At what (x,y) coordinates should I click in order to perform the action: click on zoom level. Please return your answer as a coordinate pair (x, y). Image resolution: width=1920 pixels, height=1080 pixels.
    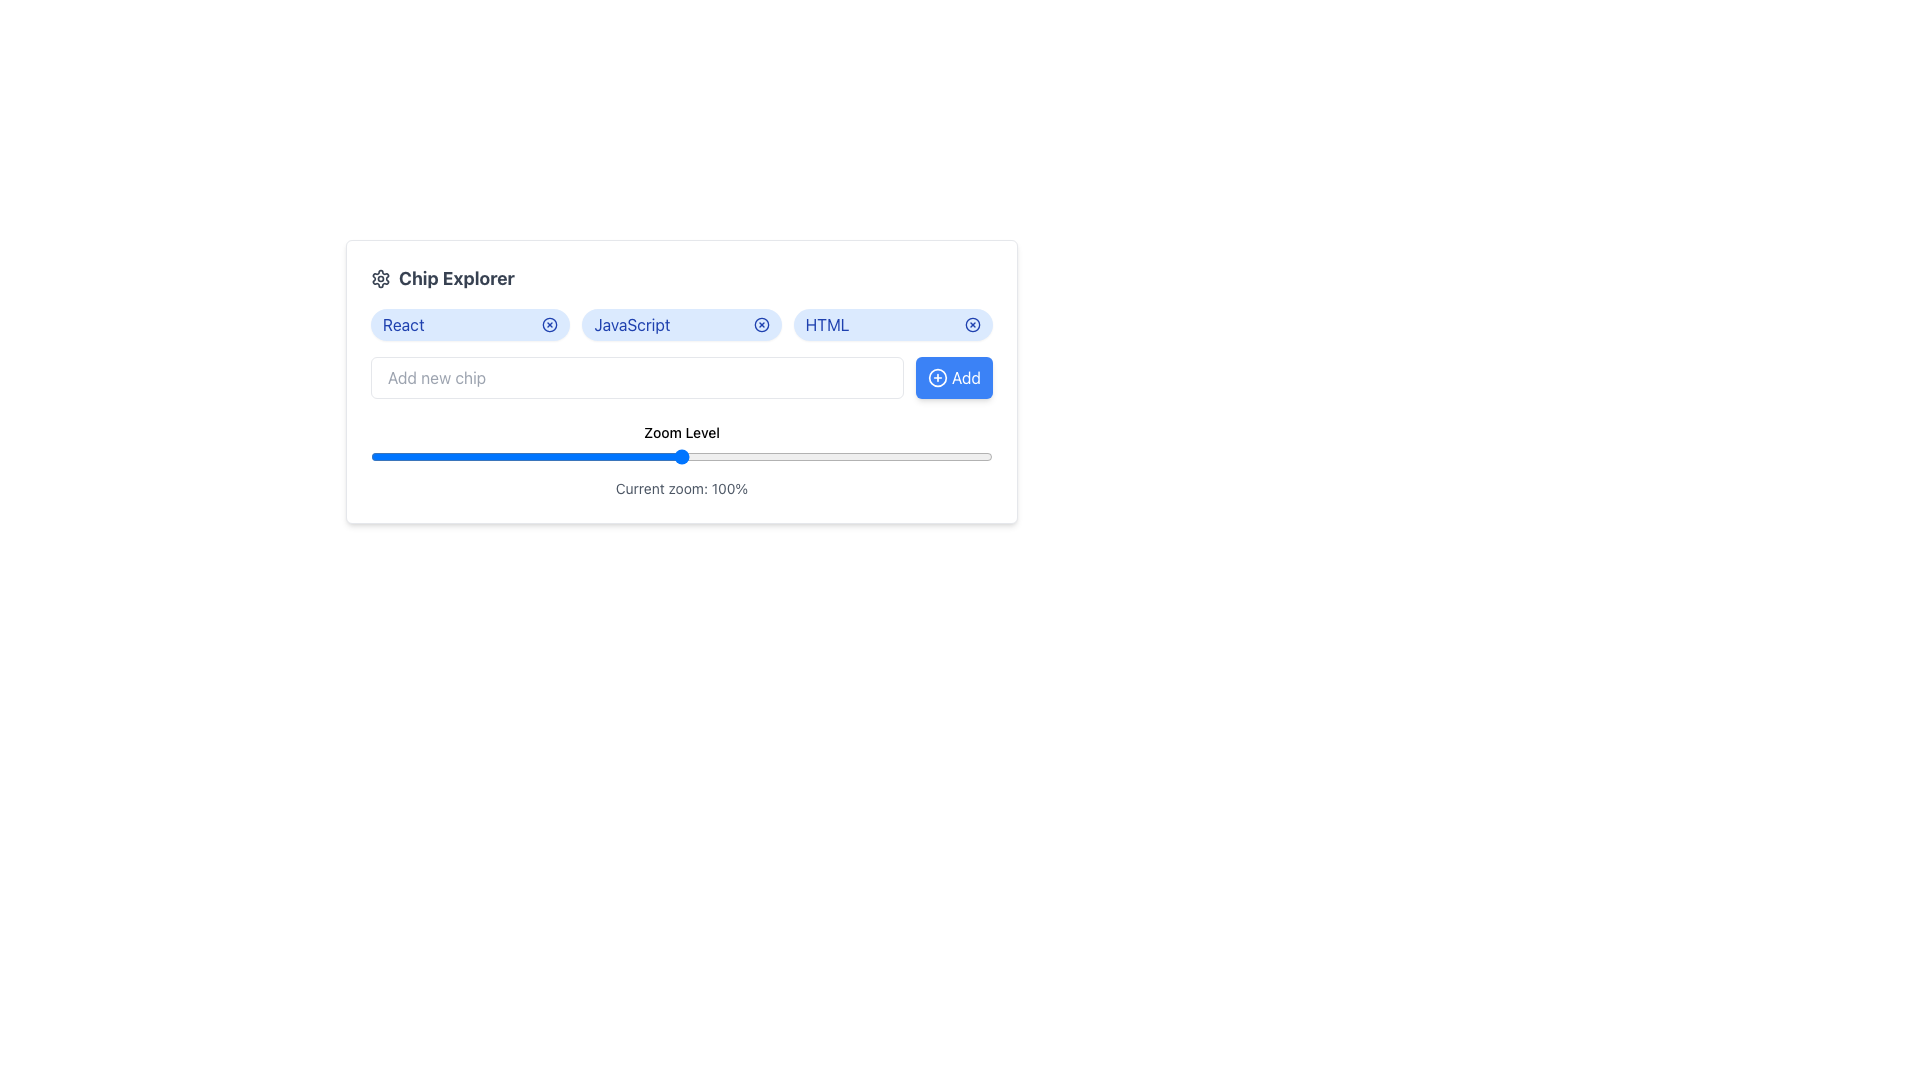
    Looking at the image, I should click on (669, 456).